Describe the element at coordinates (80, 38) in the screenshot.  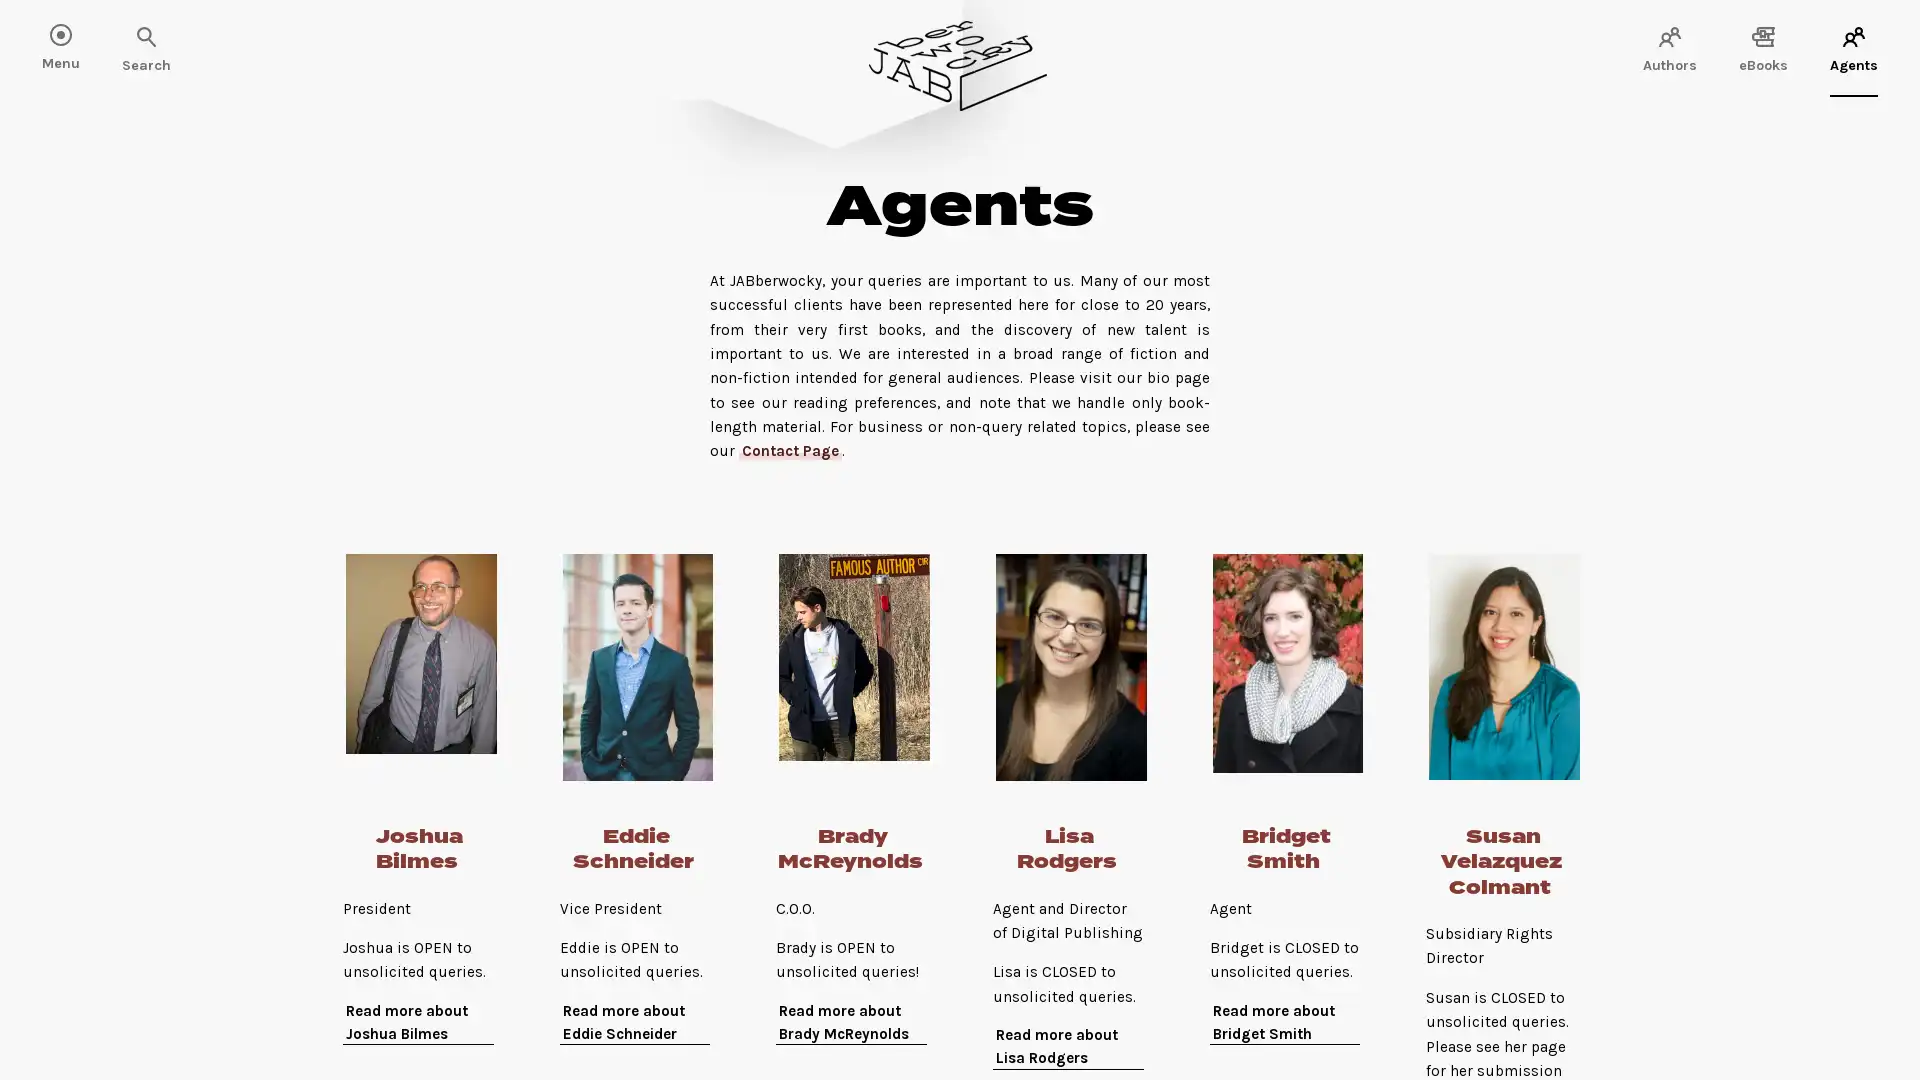
I see `Search` at that location.